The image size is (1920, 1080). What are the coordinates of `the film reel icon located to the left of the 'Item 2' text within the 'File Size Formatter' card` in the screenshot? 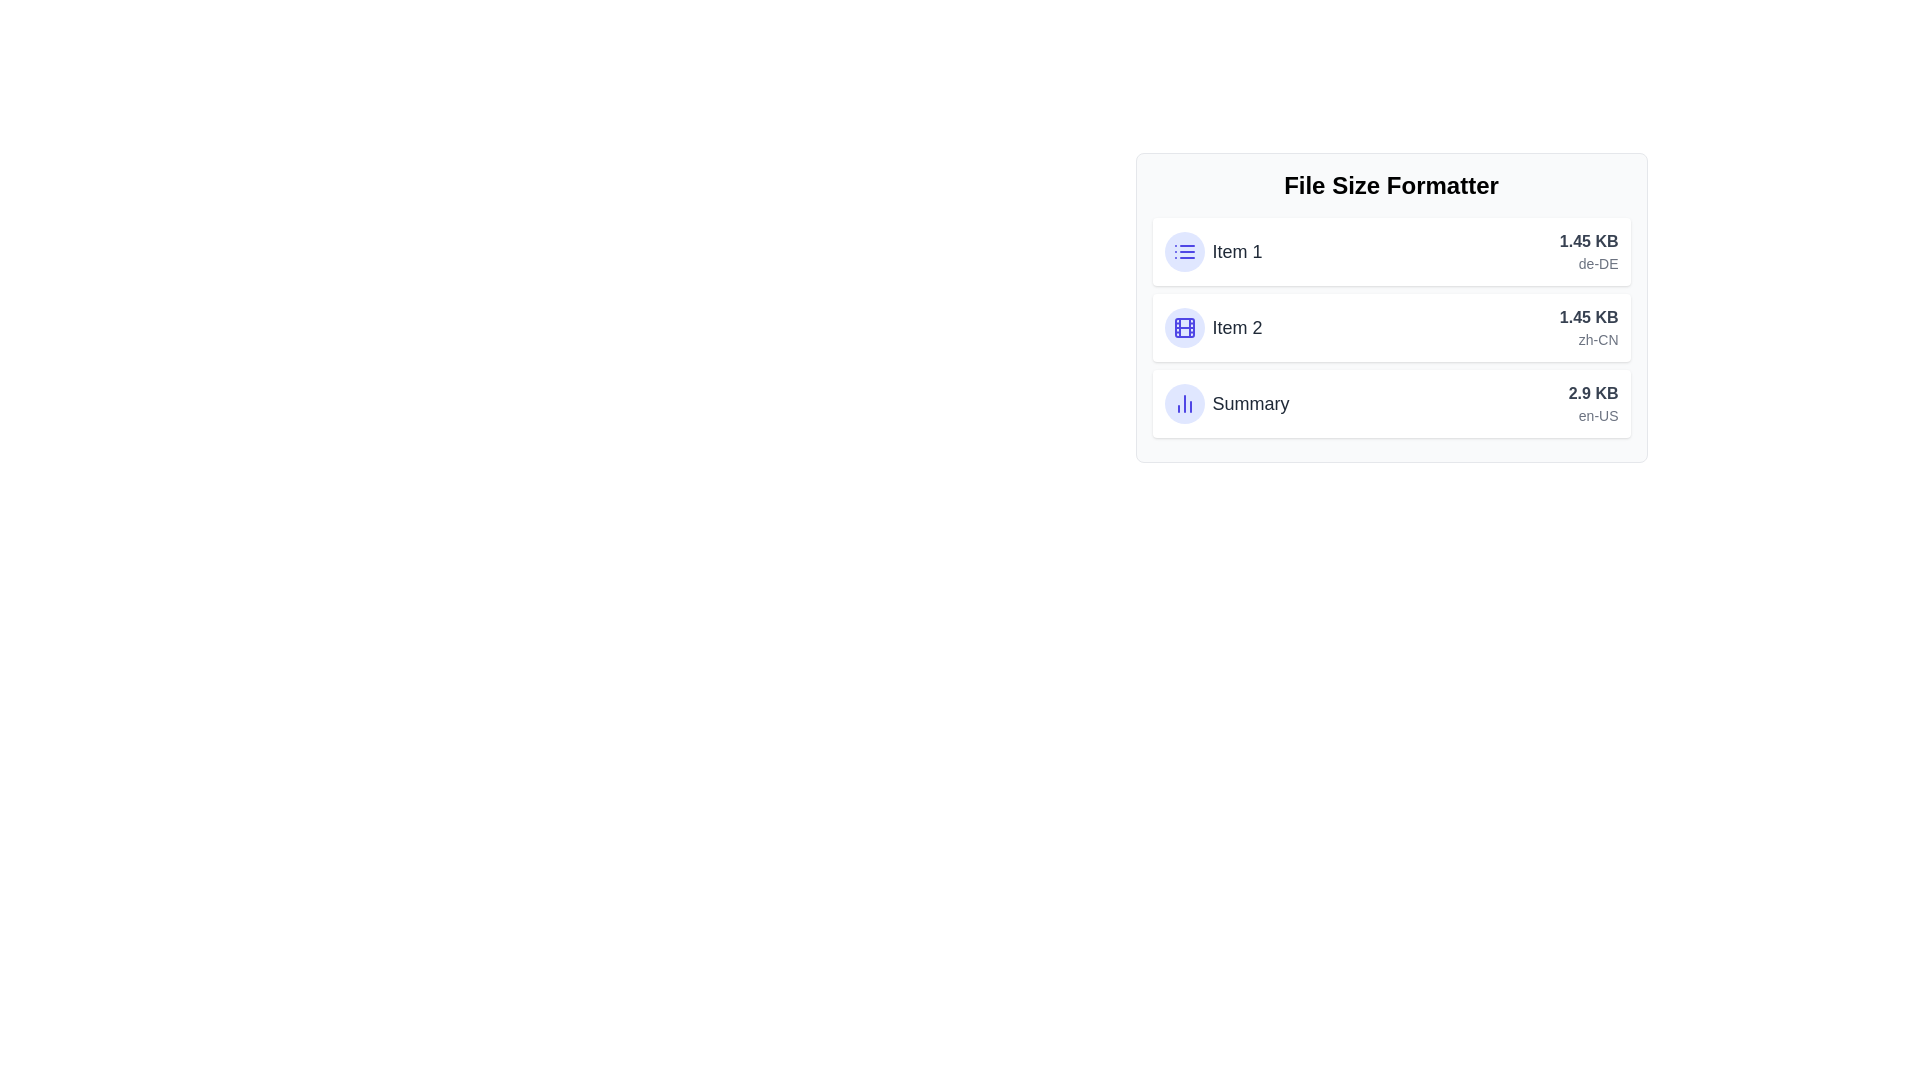 It's located at (1184, 326).